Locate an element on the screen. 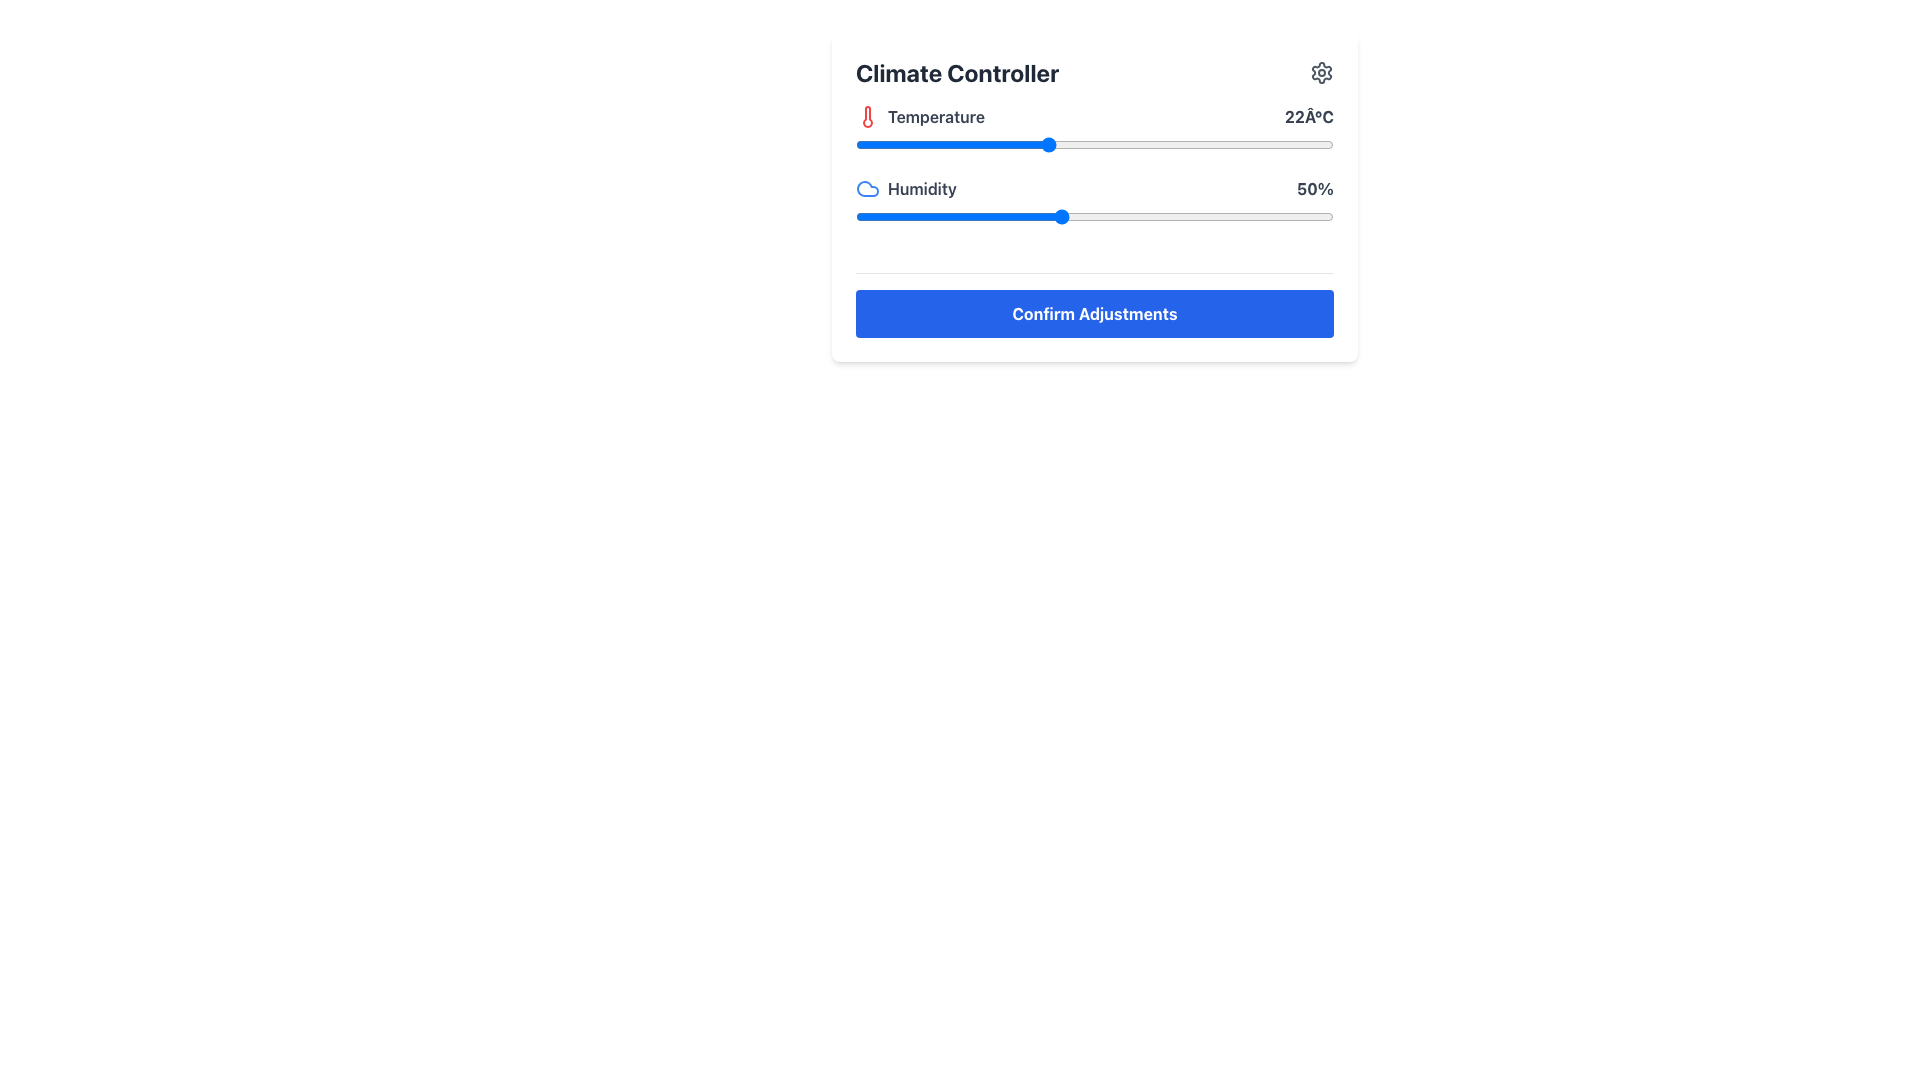 The image size is (1920, 1080). the humidity is located at coordinates (896, 216).